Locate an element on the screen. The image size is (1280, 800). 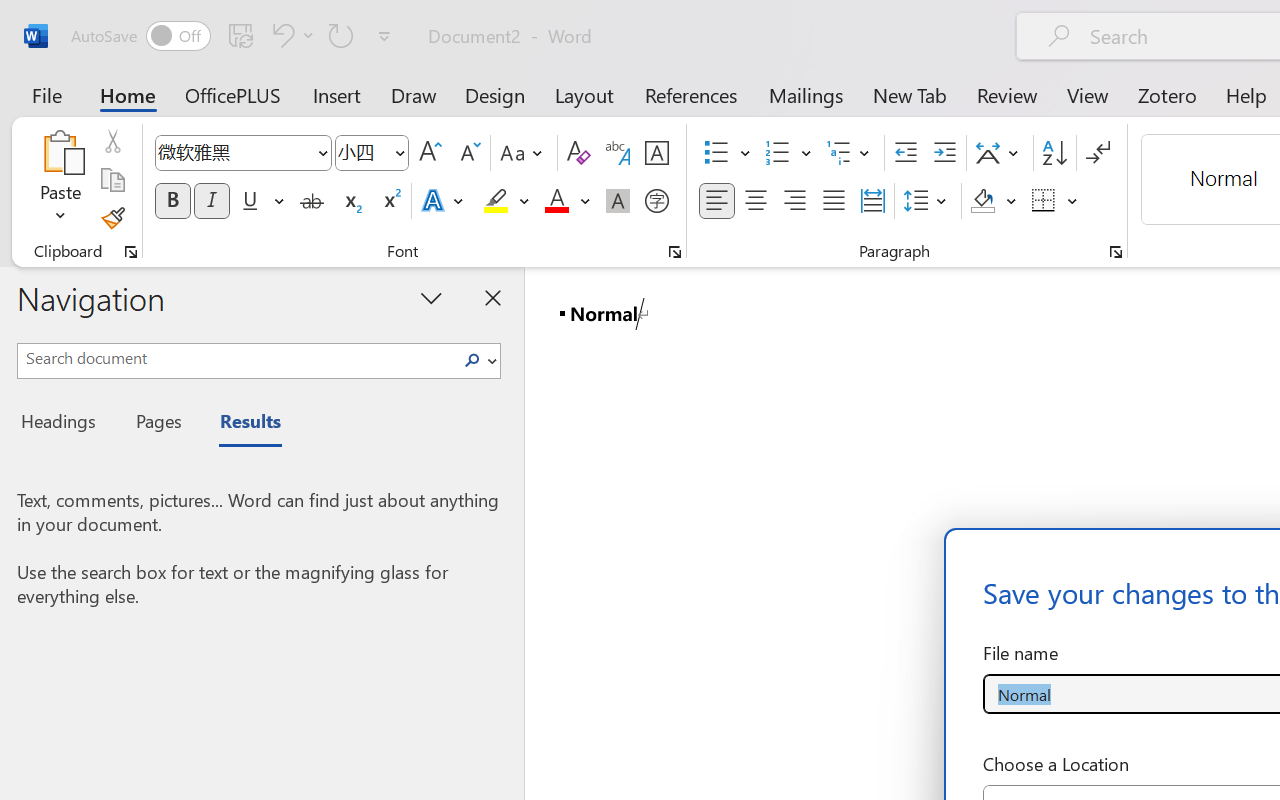
'AutoSave' is located at coordinates (139, 35).